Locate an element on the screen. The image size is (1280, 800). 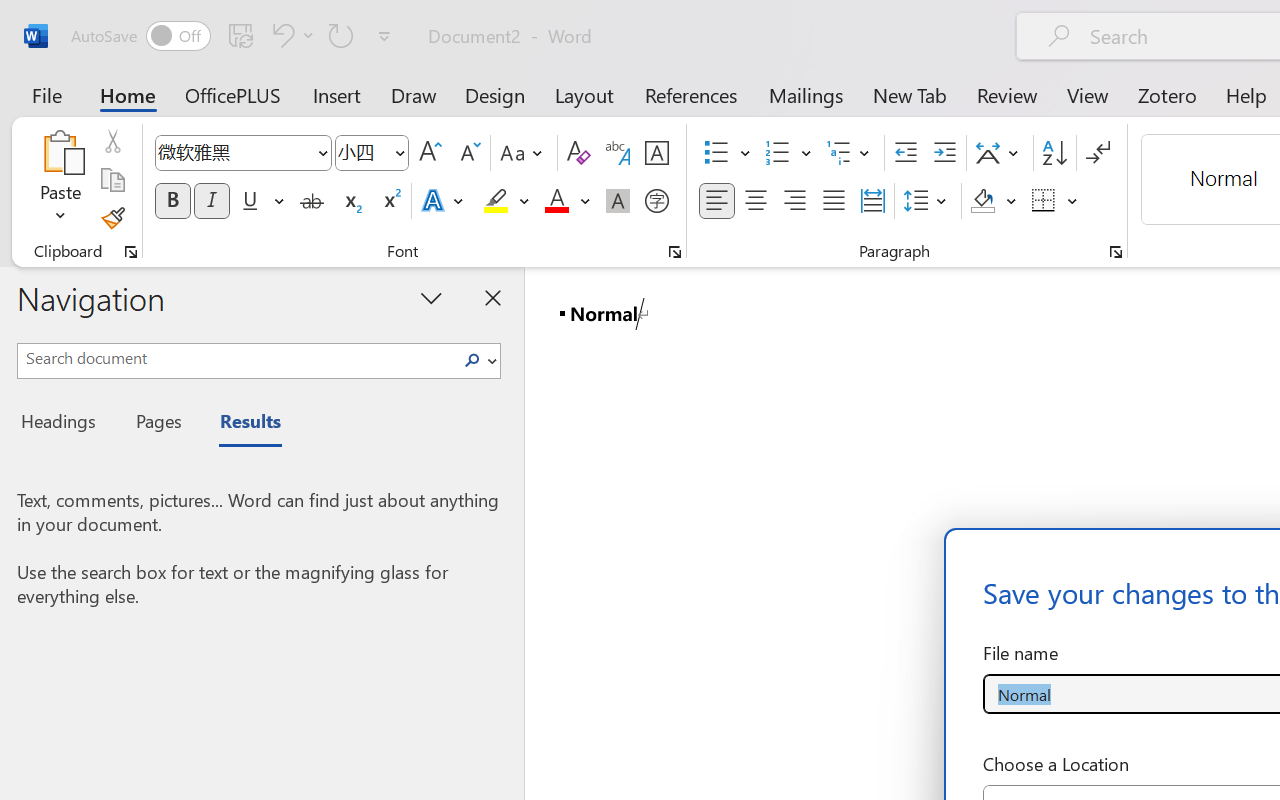
'AutoSave' is located at coordinates (139, 35).